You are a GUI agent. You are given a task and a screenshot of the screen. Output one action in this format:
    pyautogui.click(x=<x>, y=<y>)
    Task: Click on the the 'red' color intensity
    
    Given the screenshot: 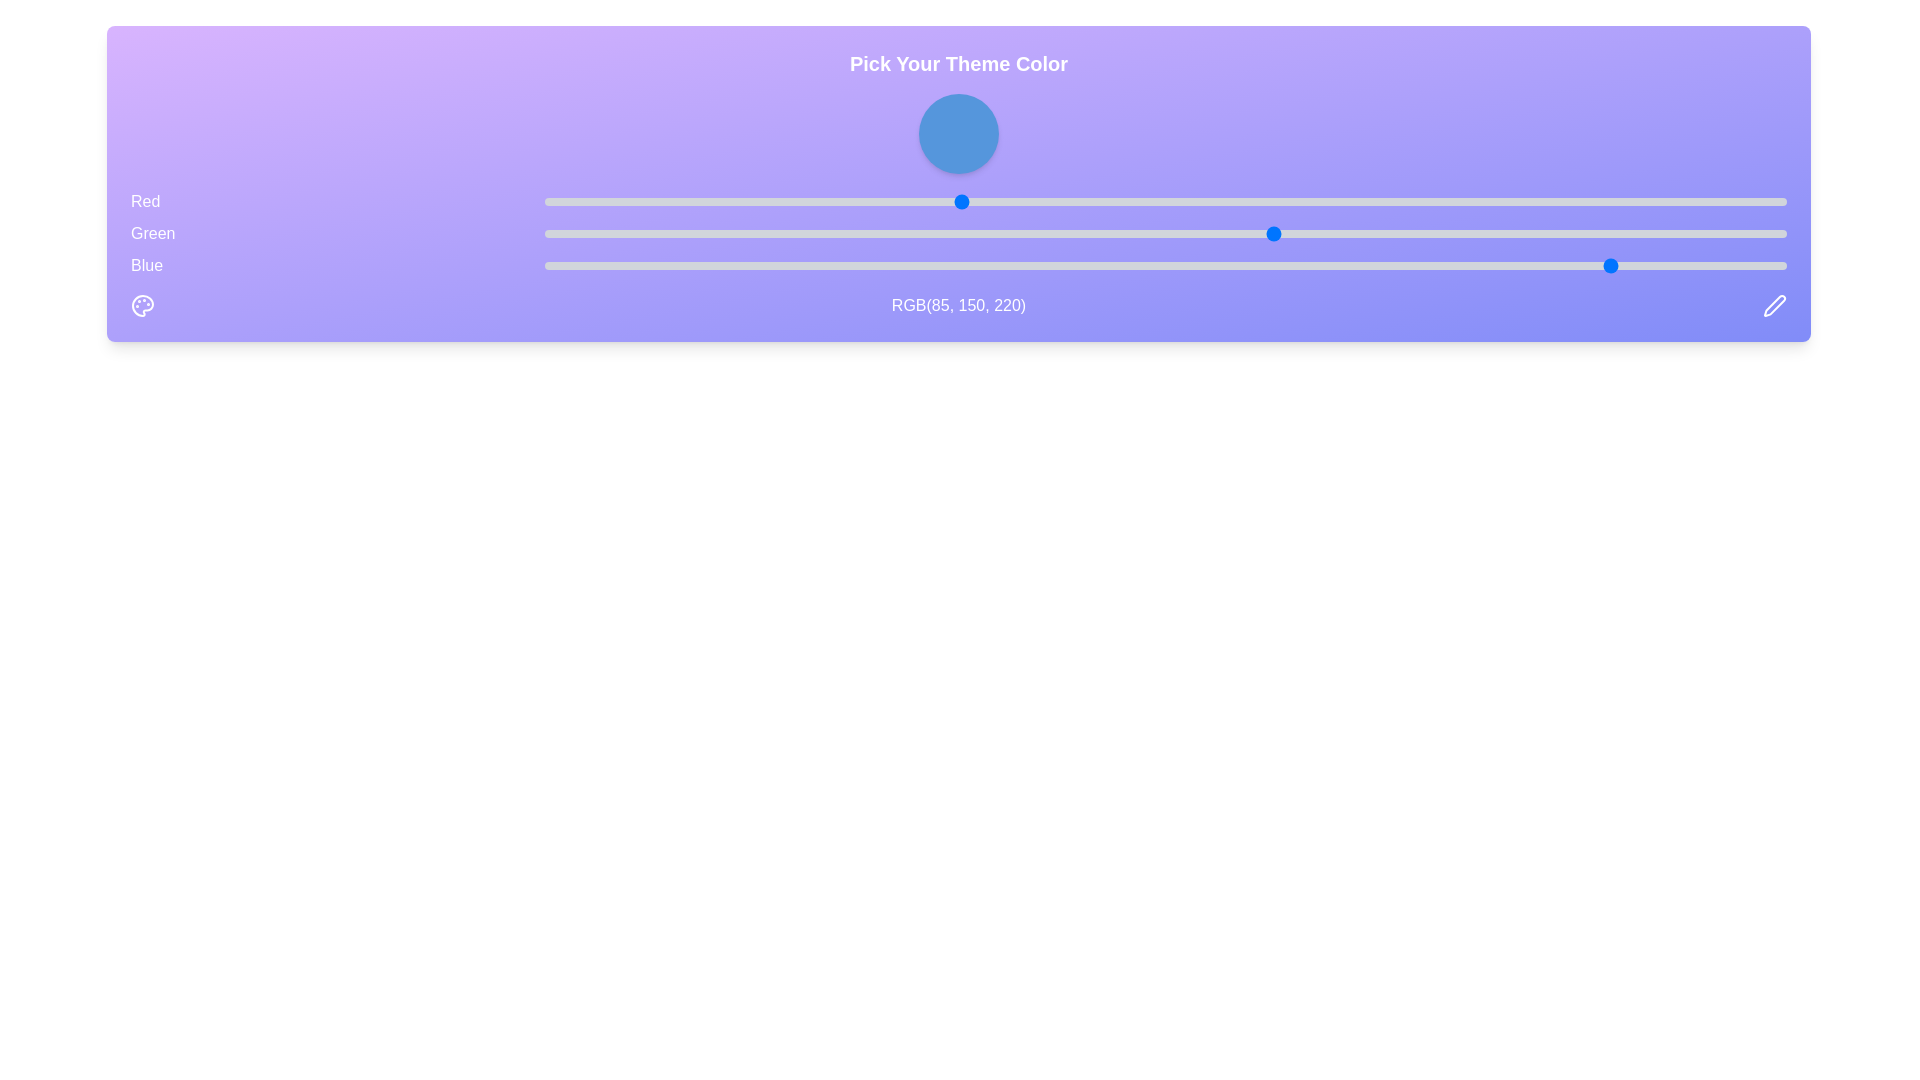 What is the action you would take?
    pyautogui.click(x=832, y=201)
    